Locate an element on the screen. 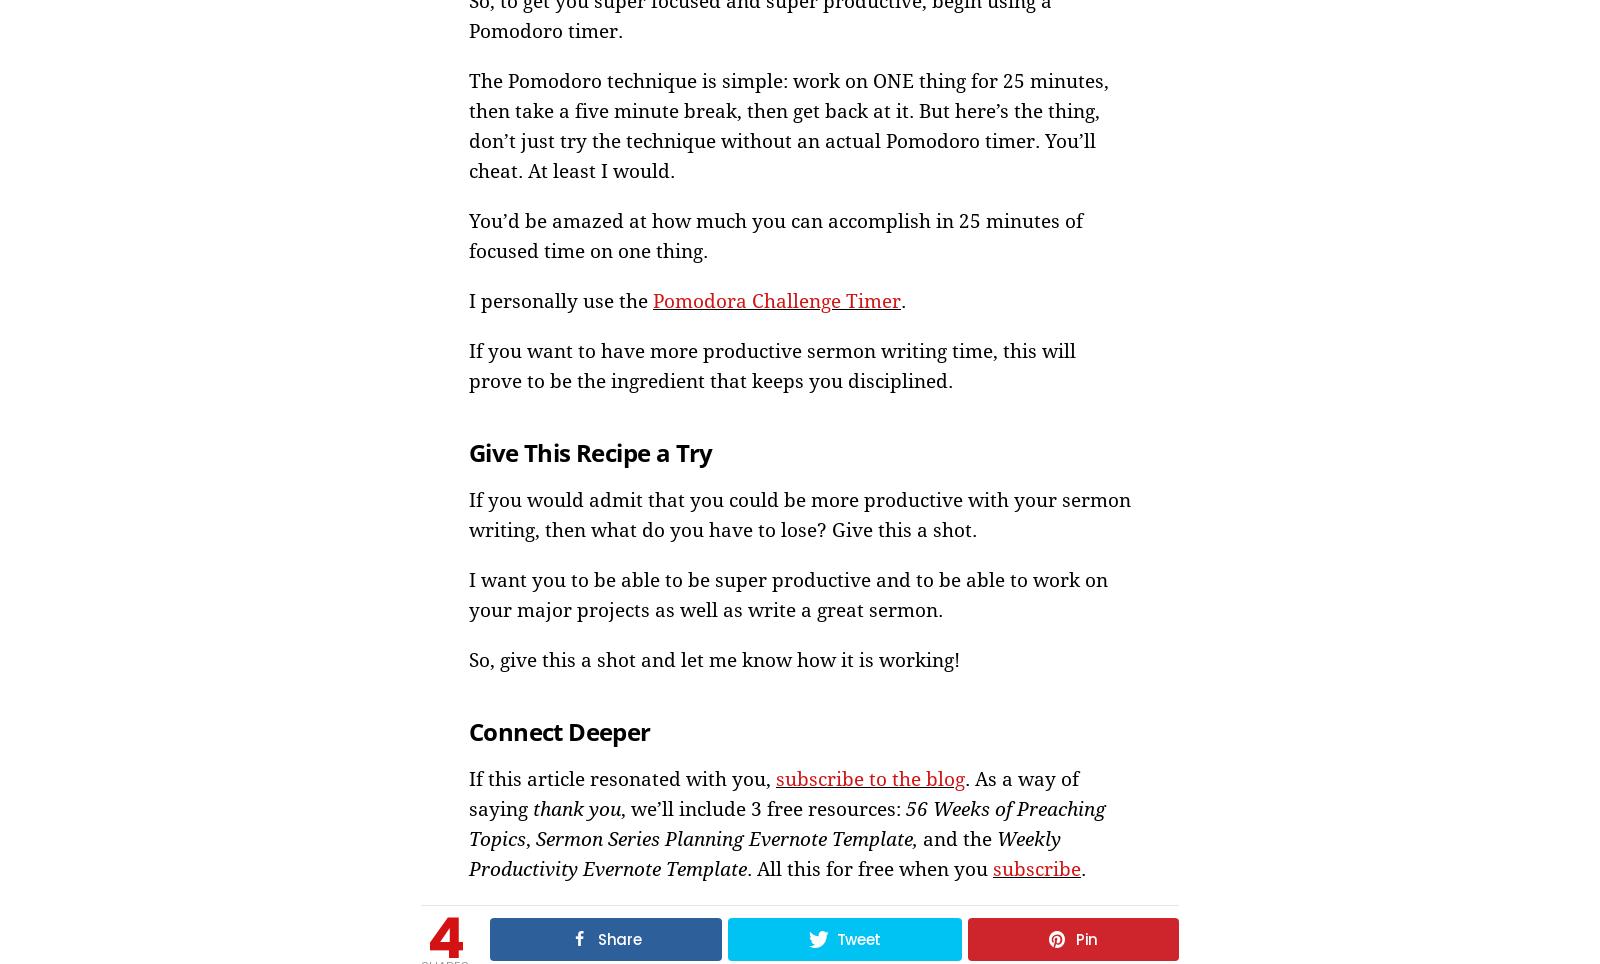  'I want you to be able to be super productive and to be able to work on your major projects as well as write a great sermon.' is located at coordinates (788, 593).